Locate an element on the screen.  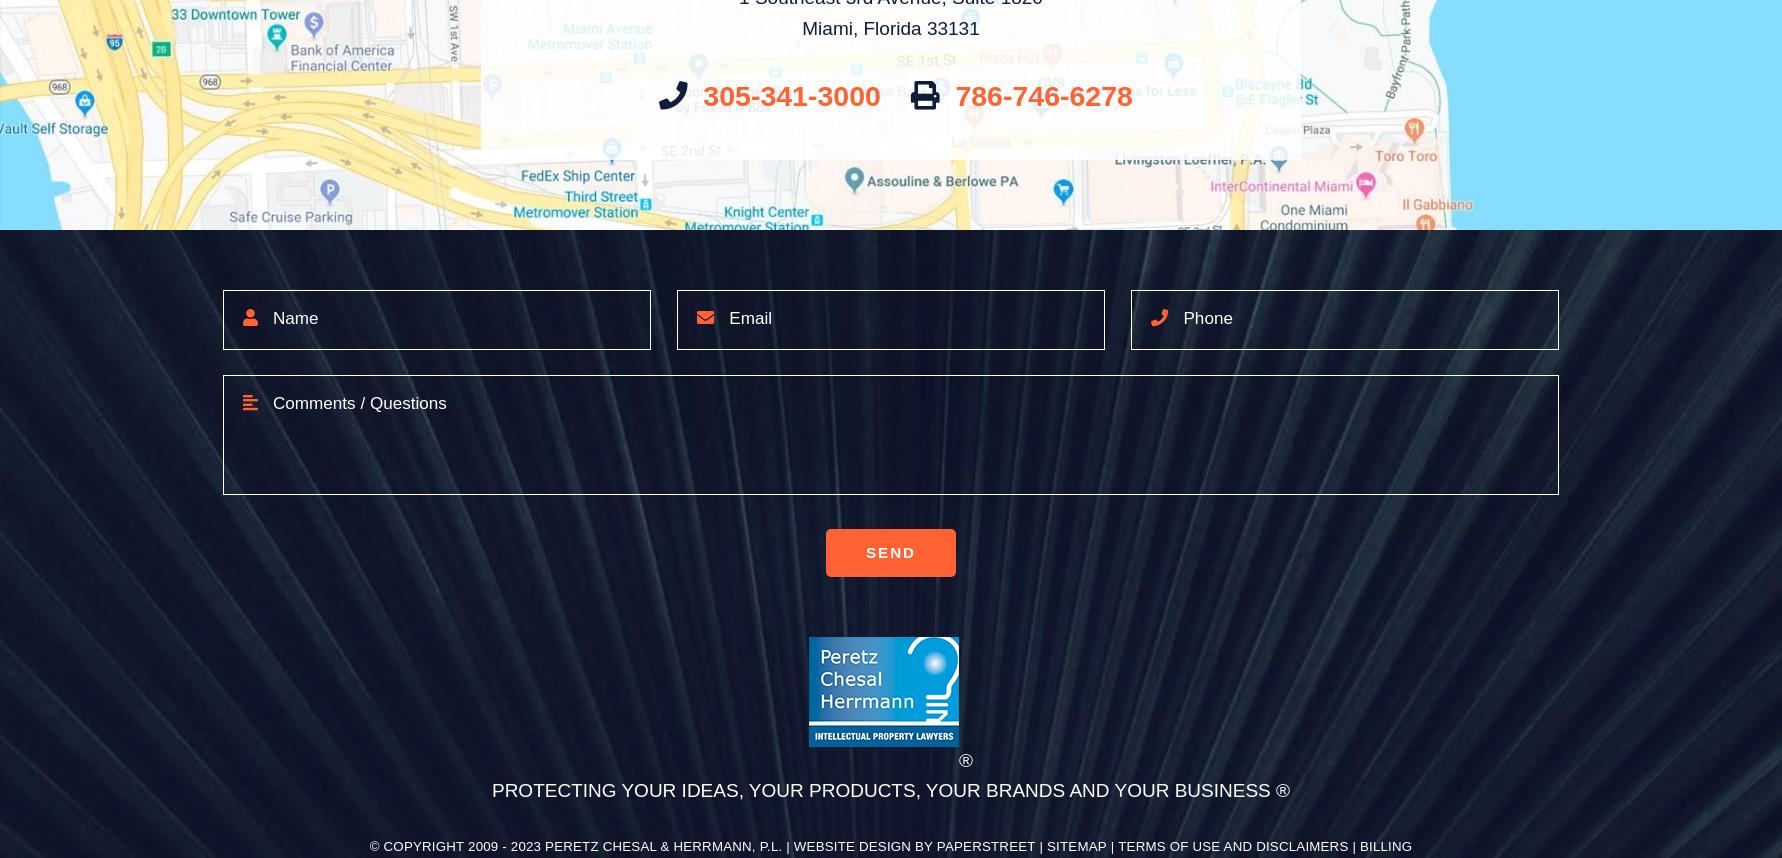
'Website Design by PaperStreet' is located at coordinates (913, 845).